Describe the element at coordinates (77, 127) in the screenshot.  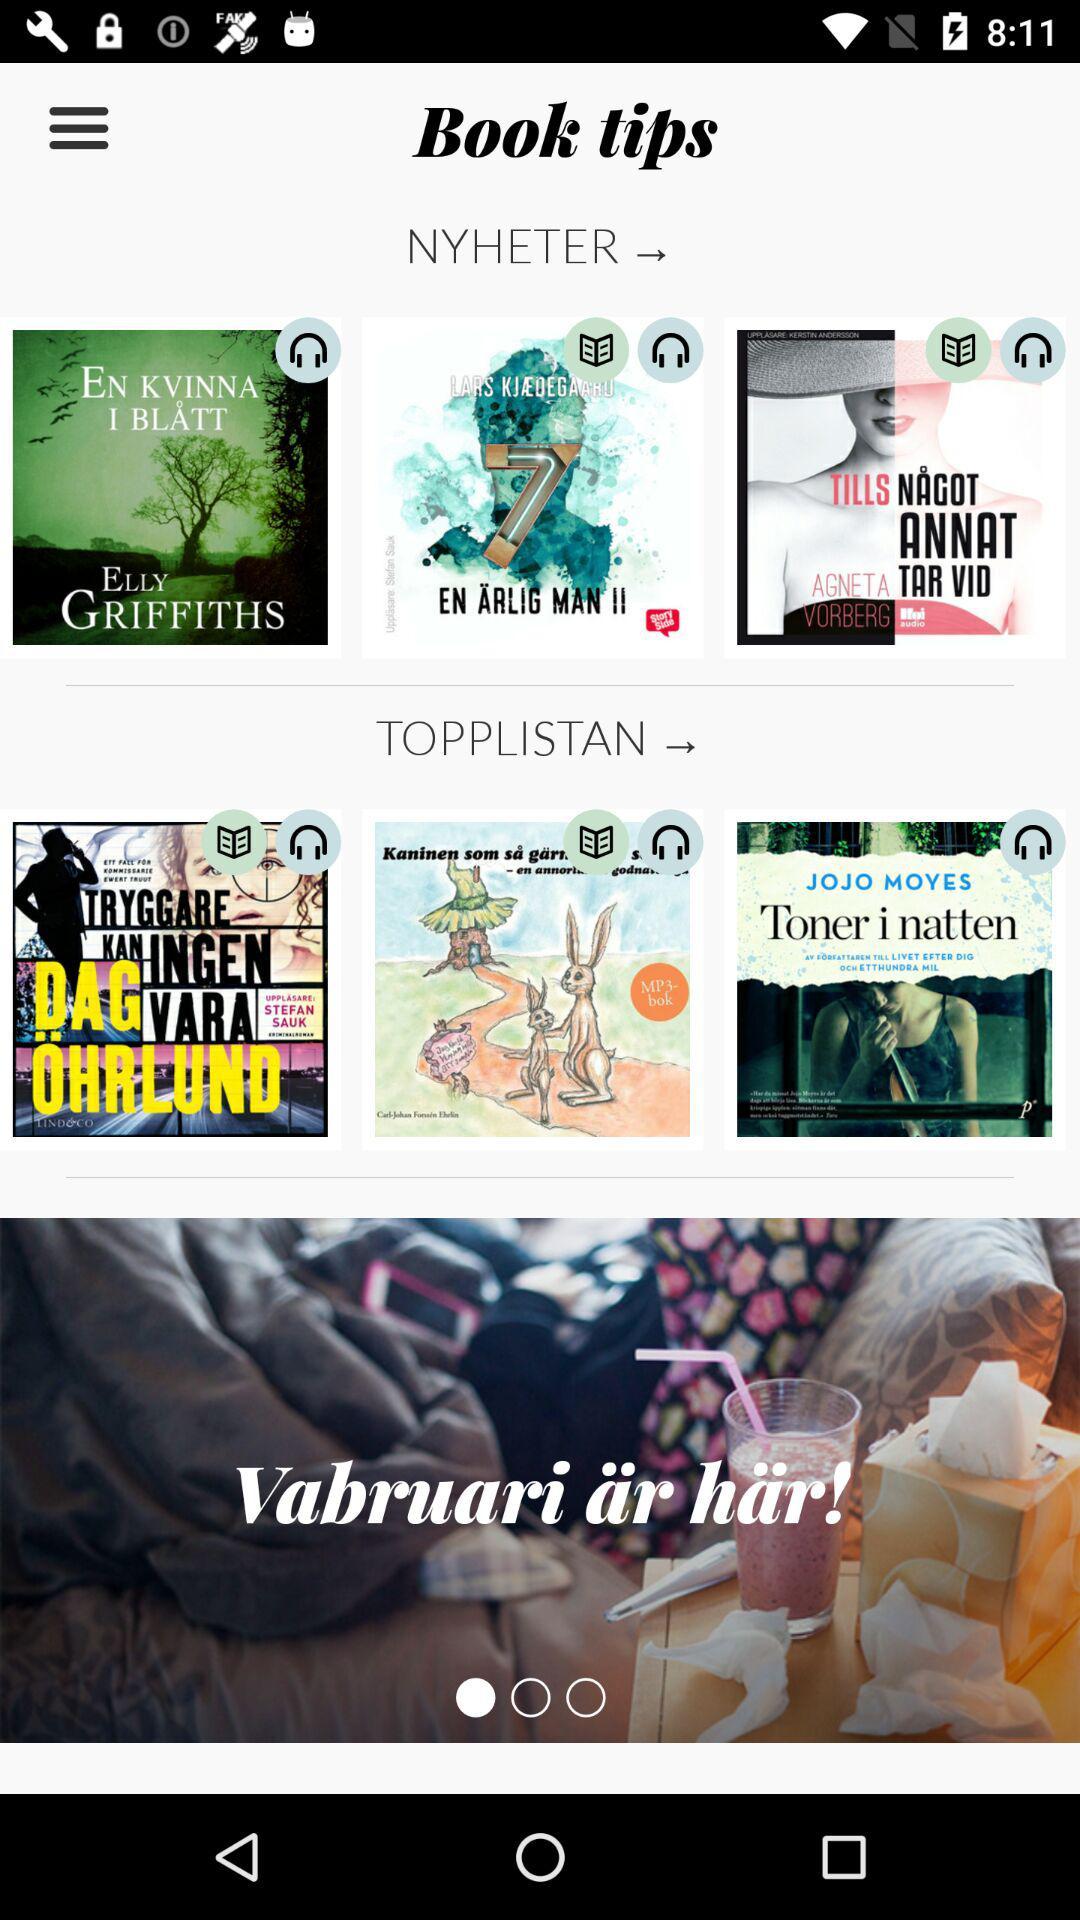
I see `icon to the left of book tips item` at that location.